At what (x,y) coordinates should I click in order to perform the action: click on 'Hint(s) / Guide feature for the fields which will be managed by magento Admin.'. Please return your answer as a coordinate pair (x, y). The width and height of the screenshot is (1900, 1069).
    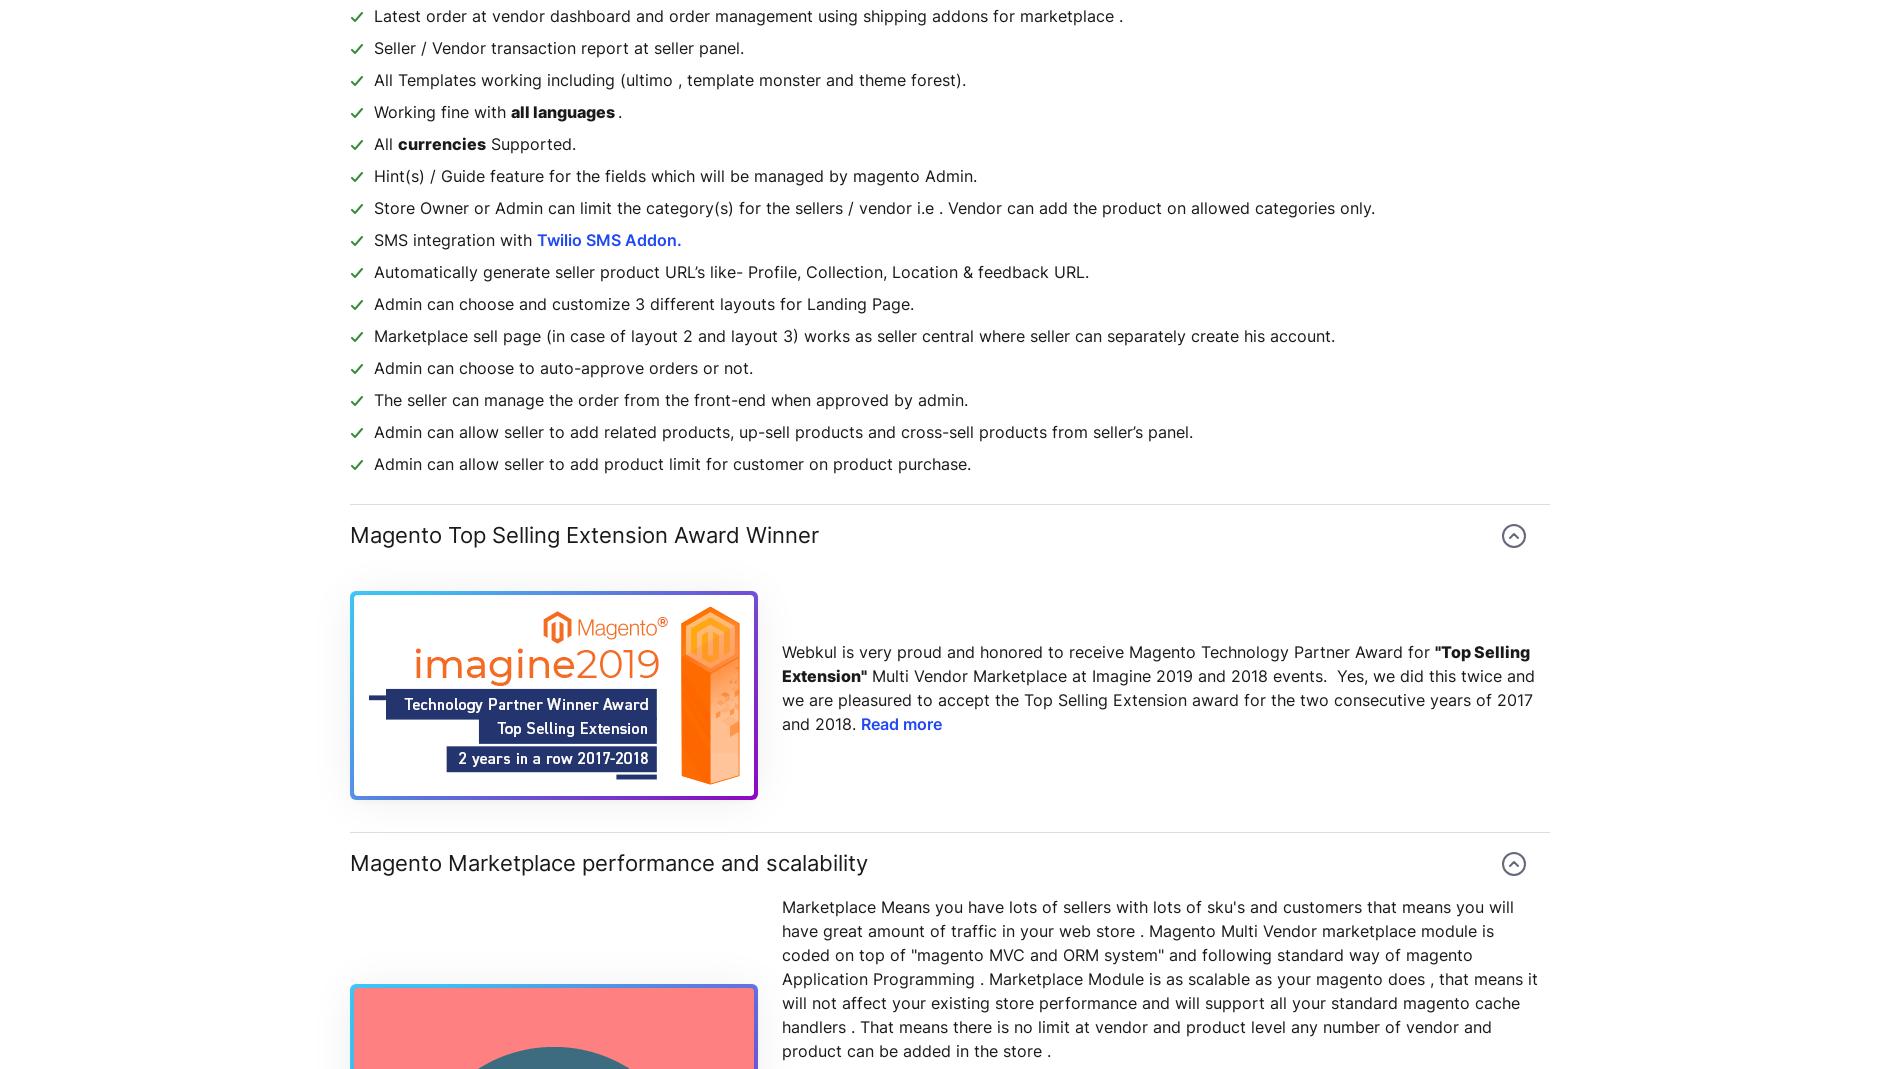
    Looking at the image, I should click on (372, 175).